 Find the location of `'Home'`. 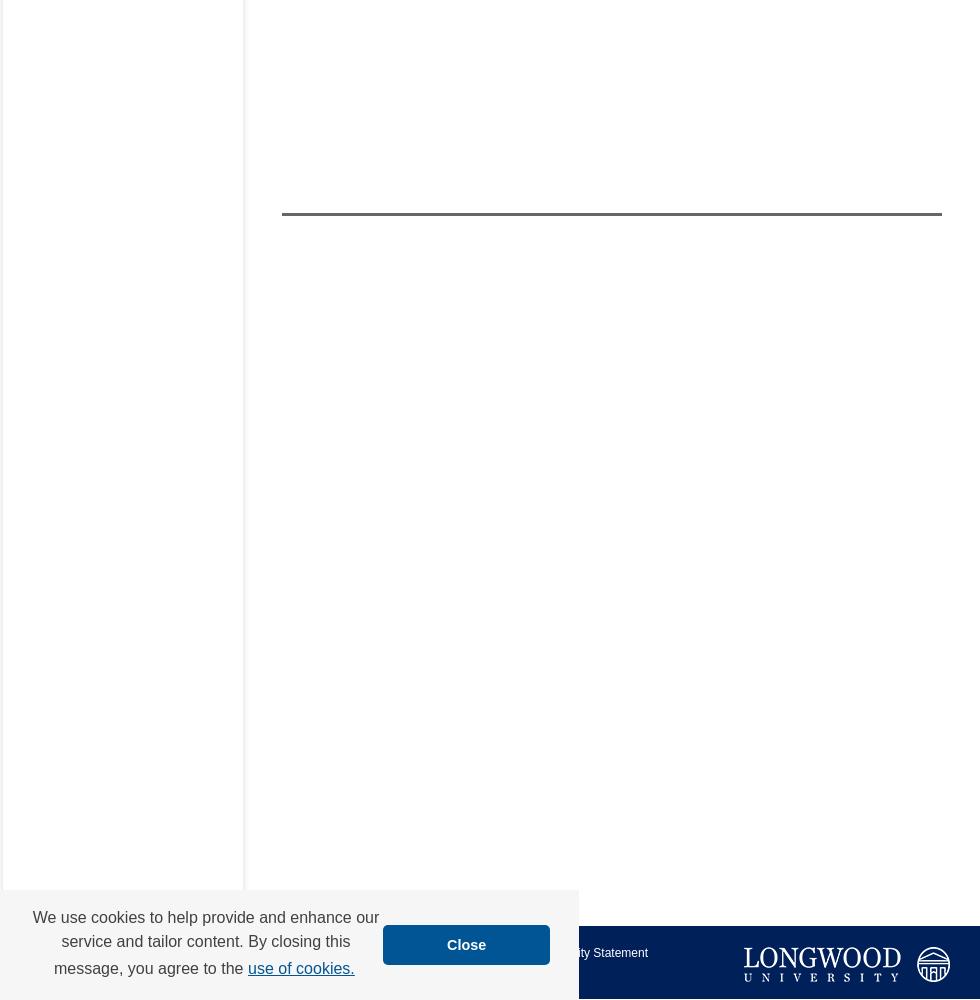

'Home' is located at coordinates (288, 952).